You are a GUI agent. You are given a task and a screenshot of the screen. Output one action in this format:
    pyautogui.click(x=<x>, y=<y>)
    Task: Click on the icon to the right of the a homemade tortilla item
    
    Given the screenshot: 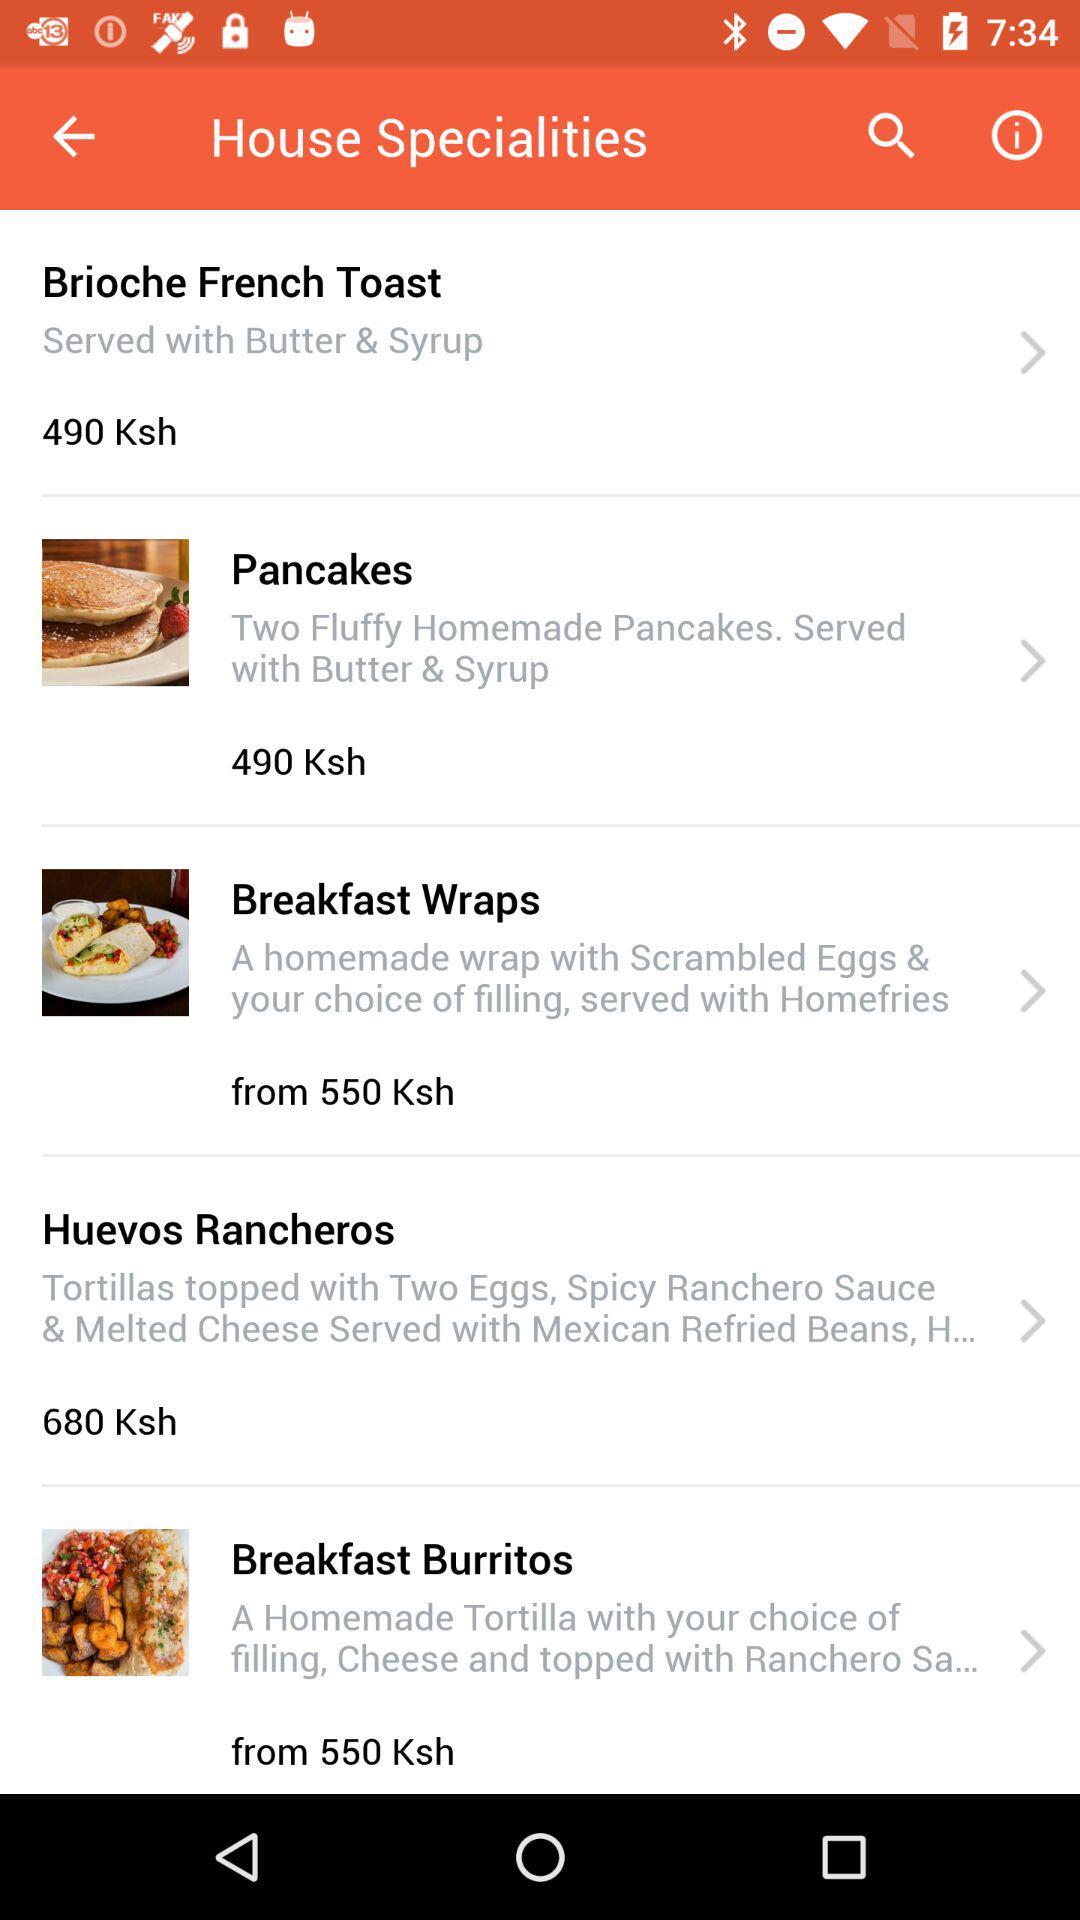 What is the action you would take?
    pyautogui.click(x=1032, y=1651)
    